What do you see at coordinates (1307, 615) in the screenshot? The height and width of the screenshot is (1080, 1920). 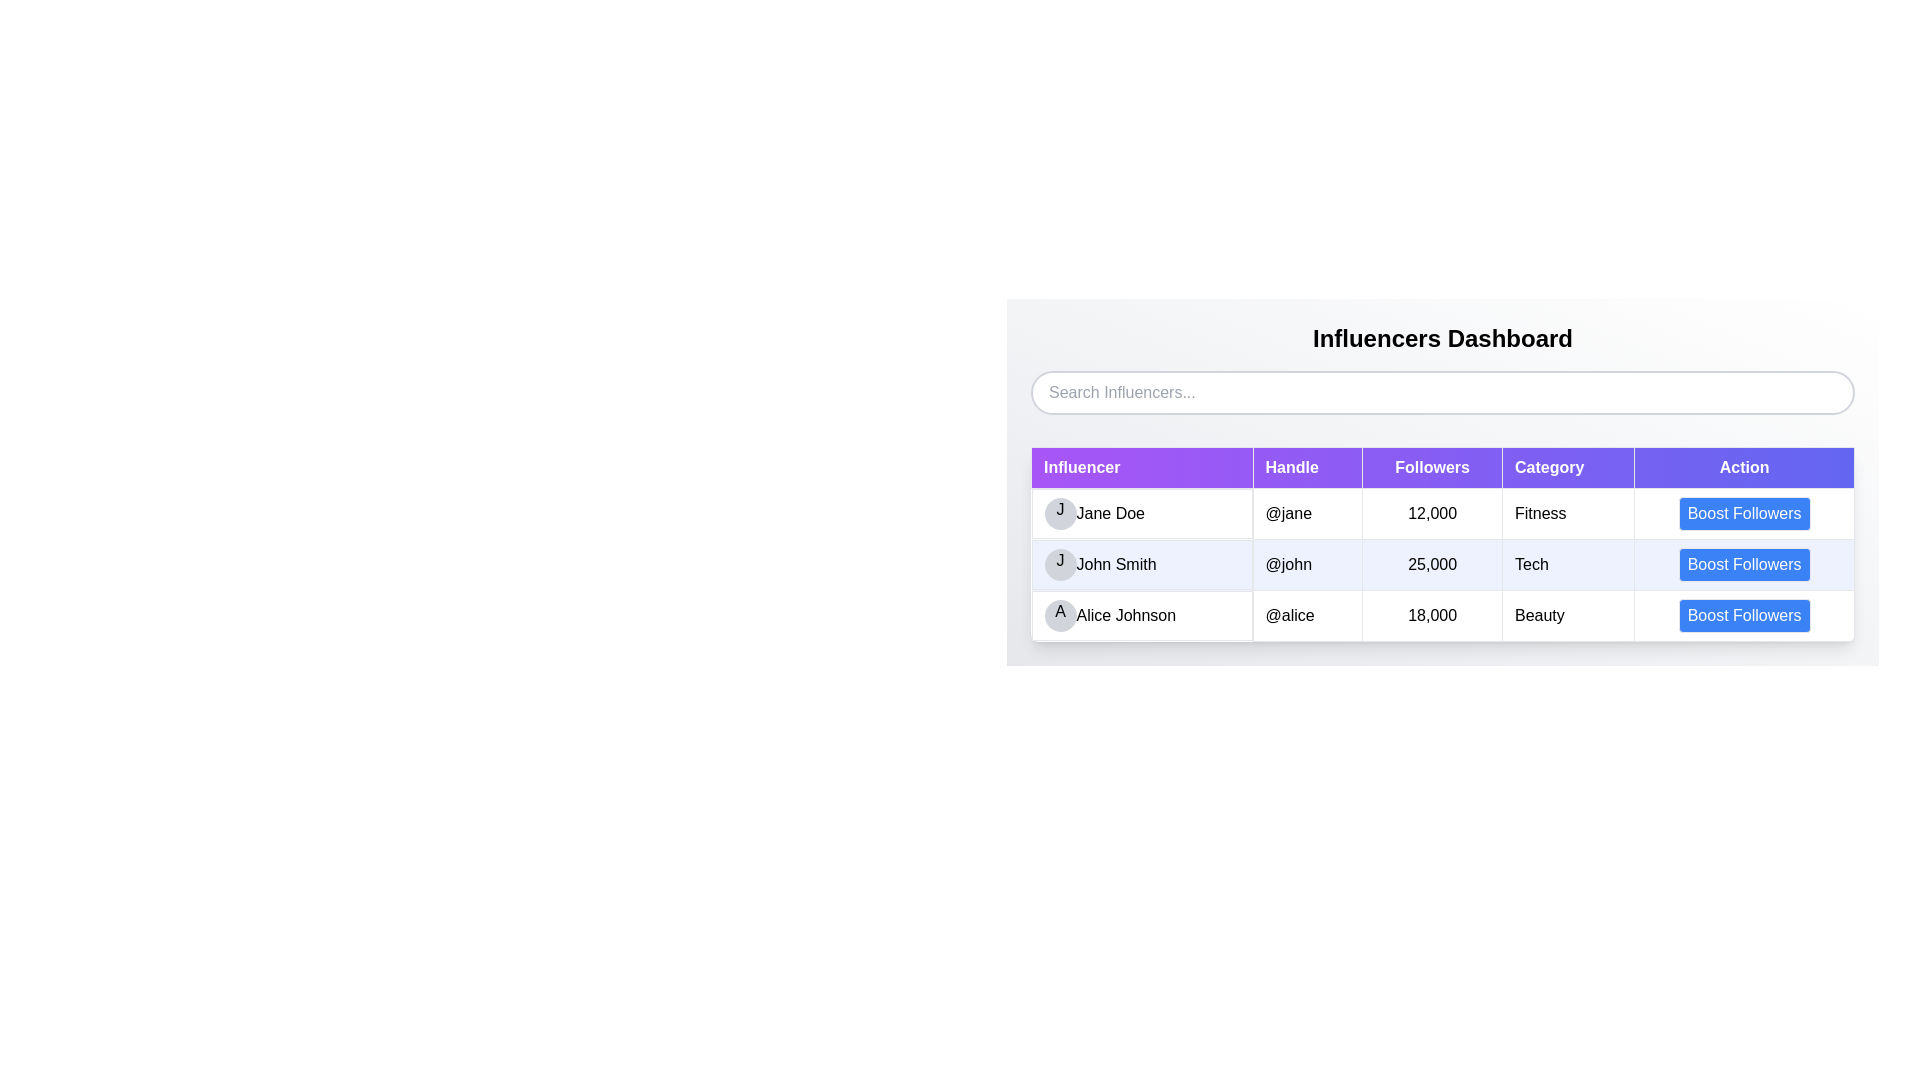 I see `the static text label displaying the username 'Alice Johnson' in the third row of the table, located in the 'Handle' column` at bounding box center [1307, 615].